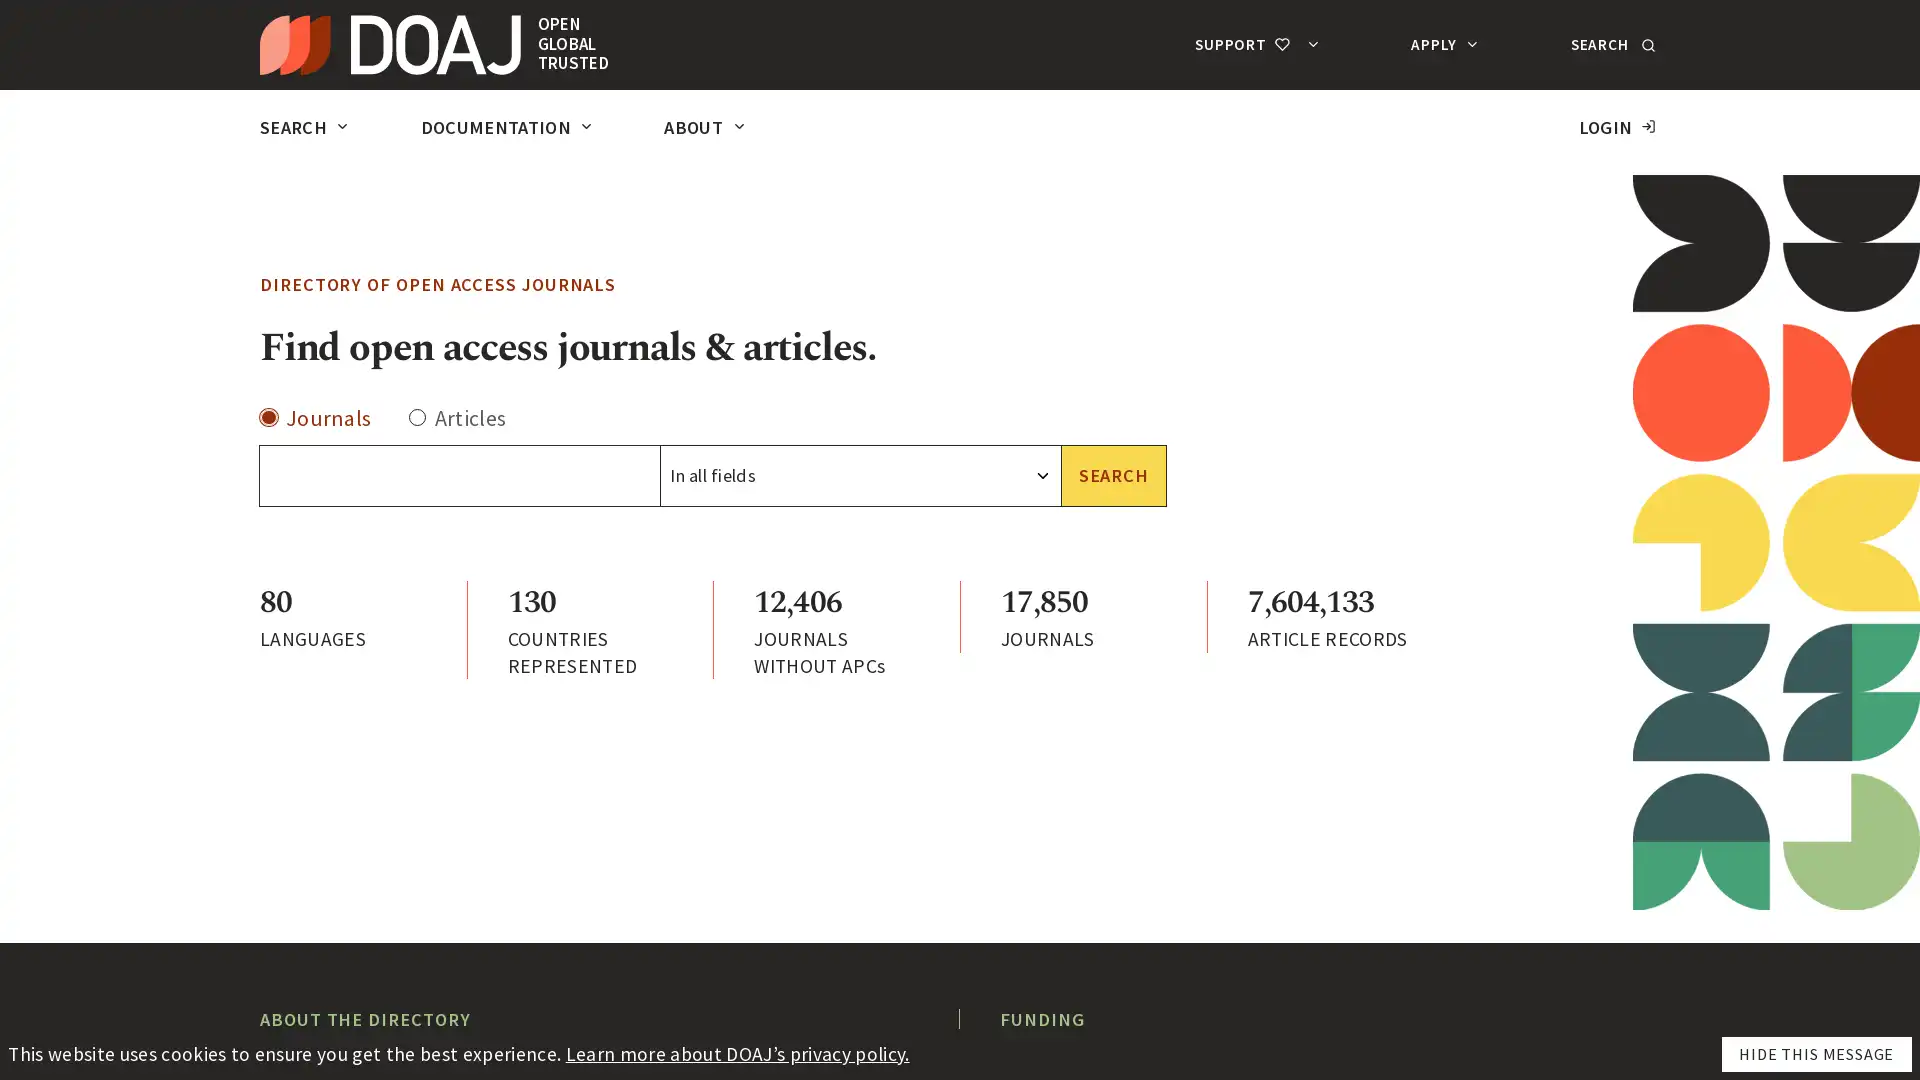 Image resolution: width=1920 pixels, height=1080 pixels. What do you see at coordinates (1112, 475) in the screenshot?
I see `SEARCH` at bounding box center [1112, 475].